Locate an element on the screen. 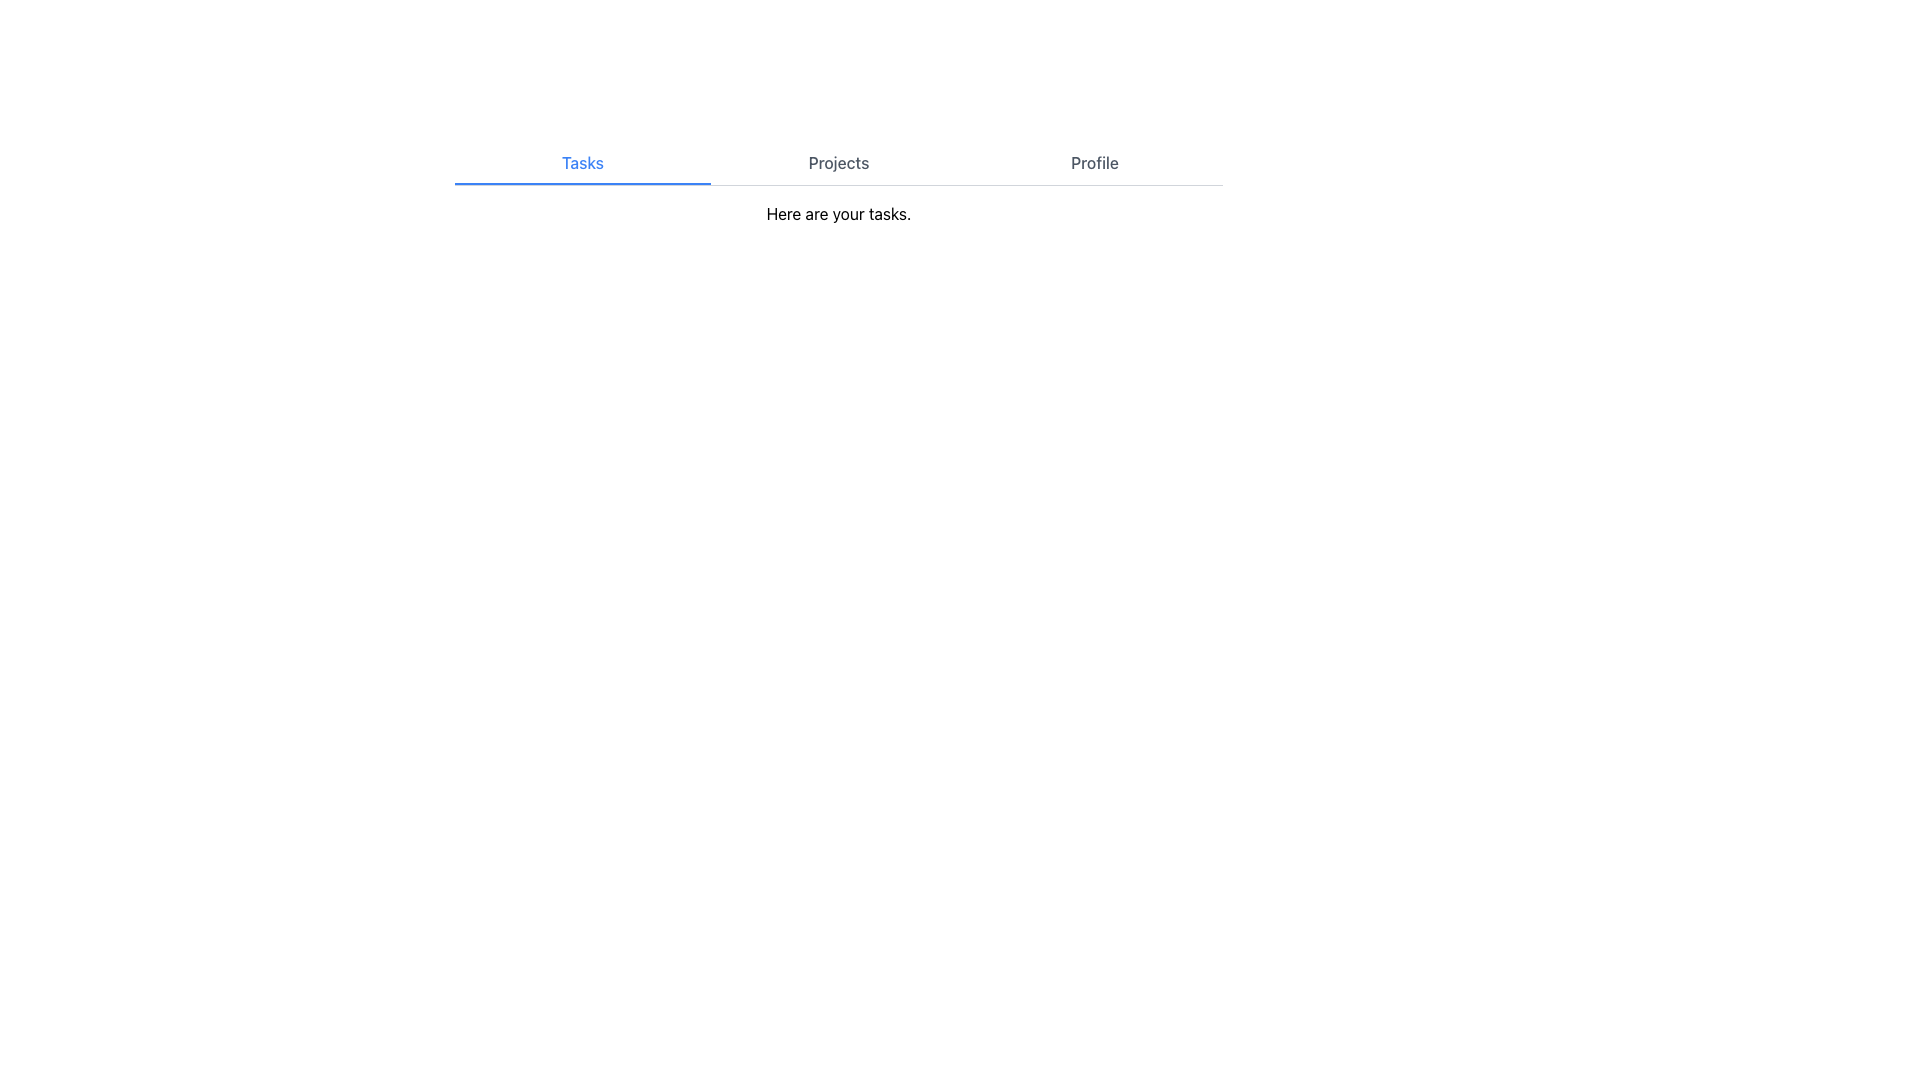 The image size is (1920, 1080). the 'Projects' text button located in the navigation bar is located at coordinates (839, 163).